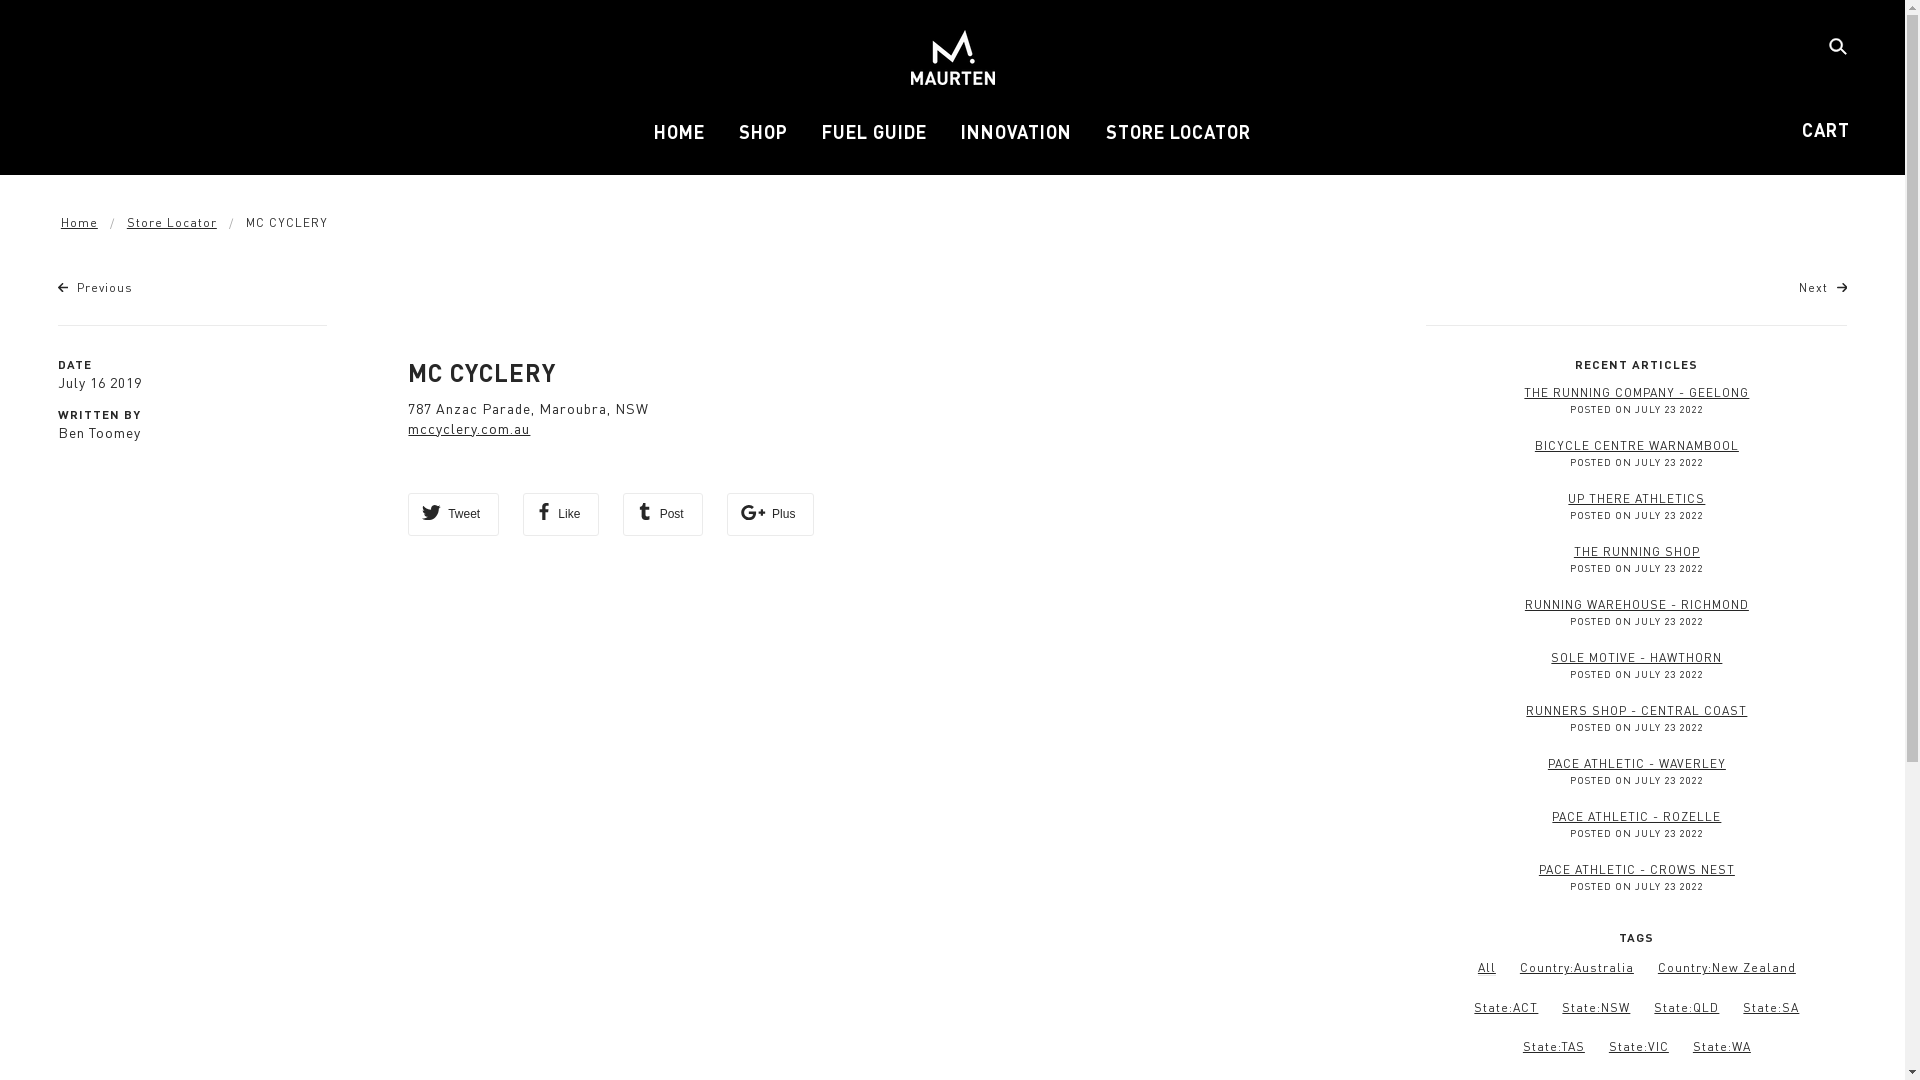 The height and width of the screenshot is (1080, 1920). What do you see at coordinates (622, 513) in the screenshot?
I see `'Post'` at bounding box center [622, 513].